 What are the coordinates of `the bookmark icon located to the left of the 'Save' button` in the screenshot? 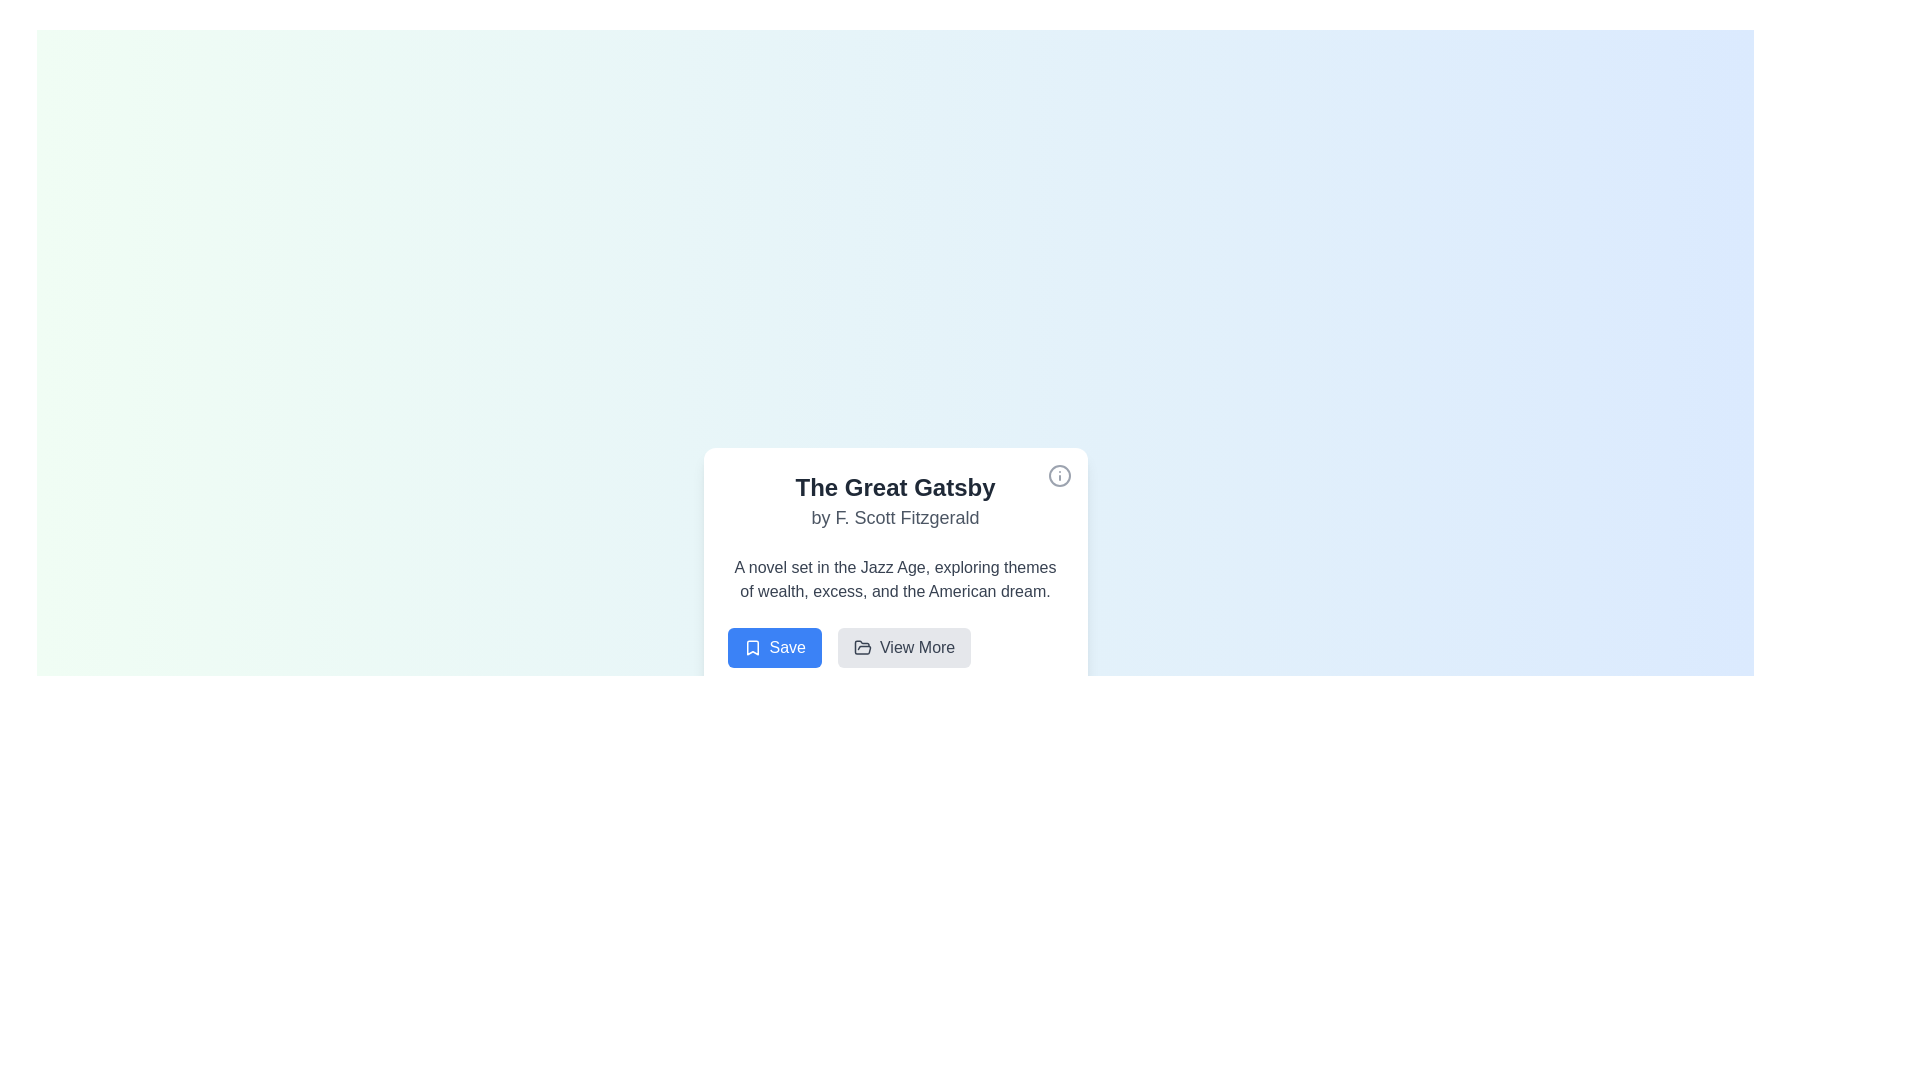 It's located at (751, 648).